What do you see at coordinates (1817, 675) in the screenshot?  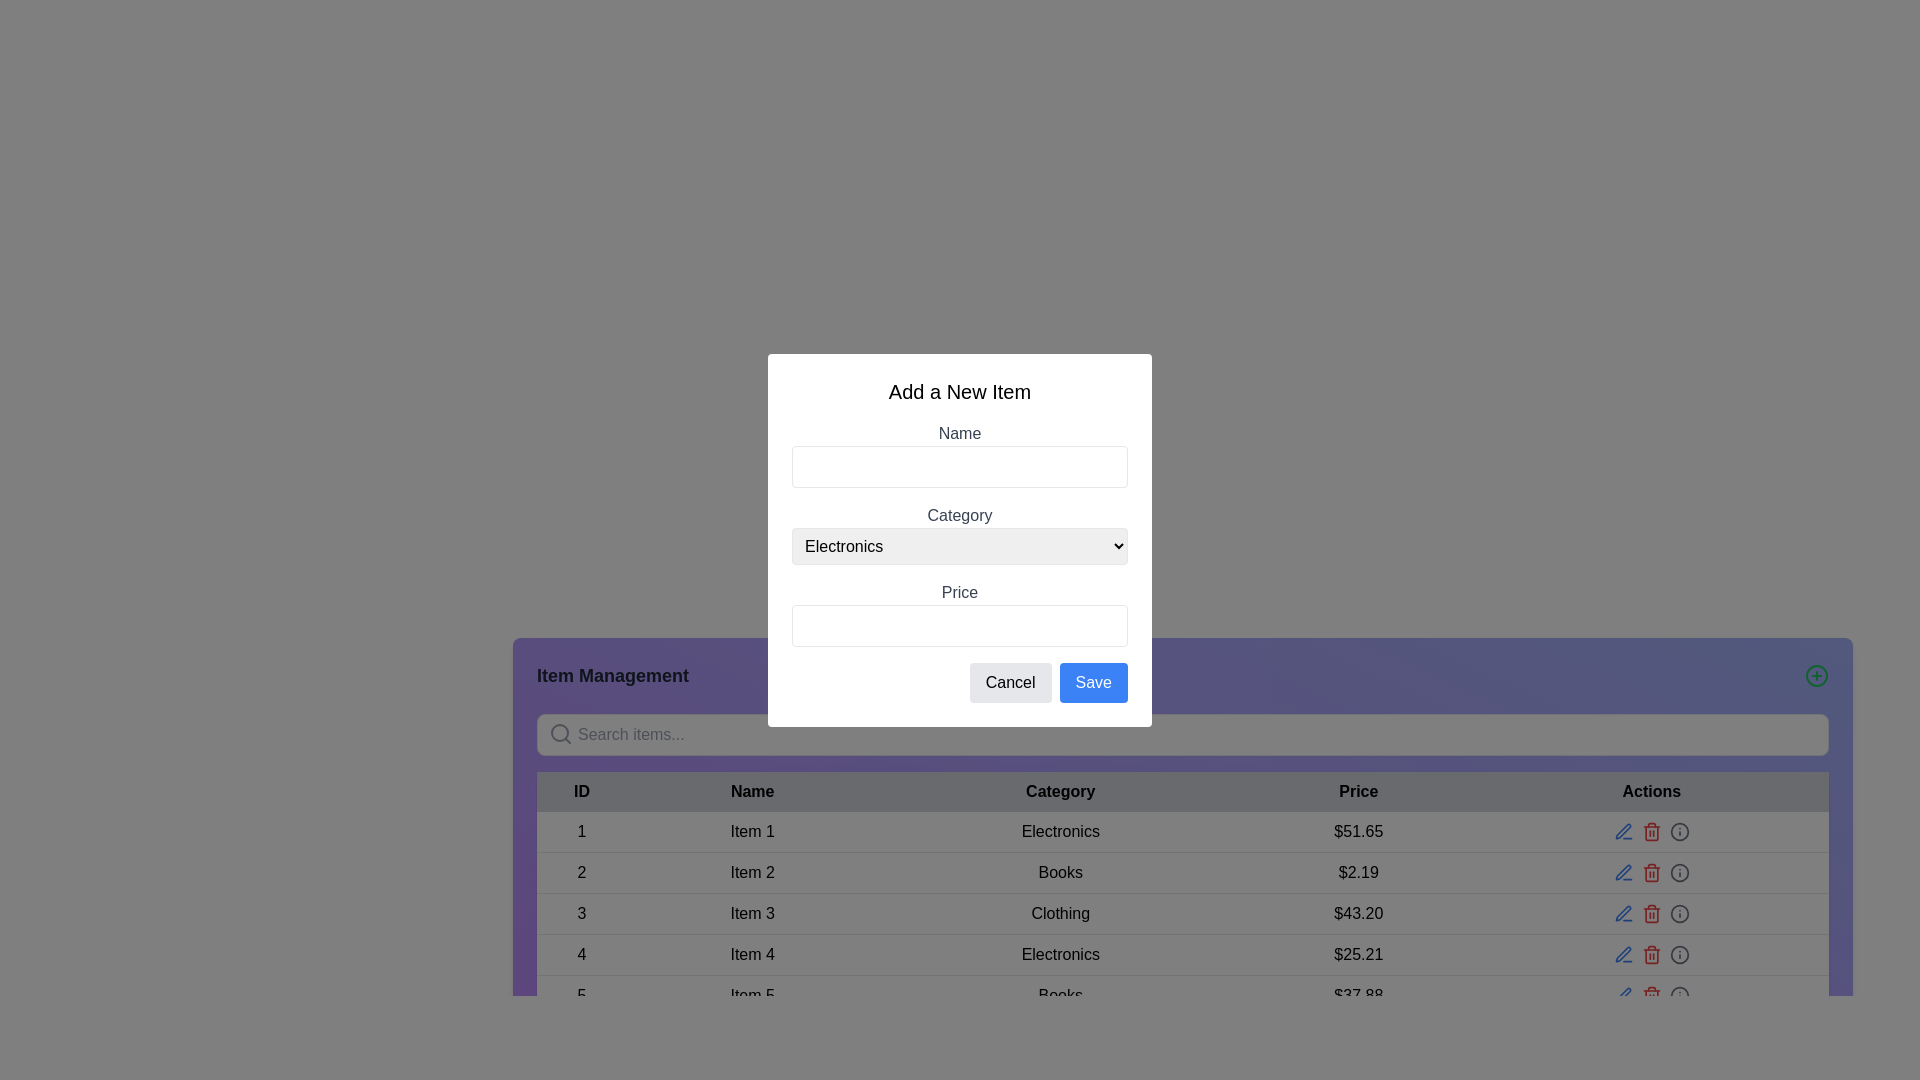 I see `the 'Add New Item' button located at the far right of the 'Item Management' header` at bounding box center [1817, 675].